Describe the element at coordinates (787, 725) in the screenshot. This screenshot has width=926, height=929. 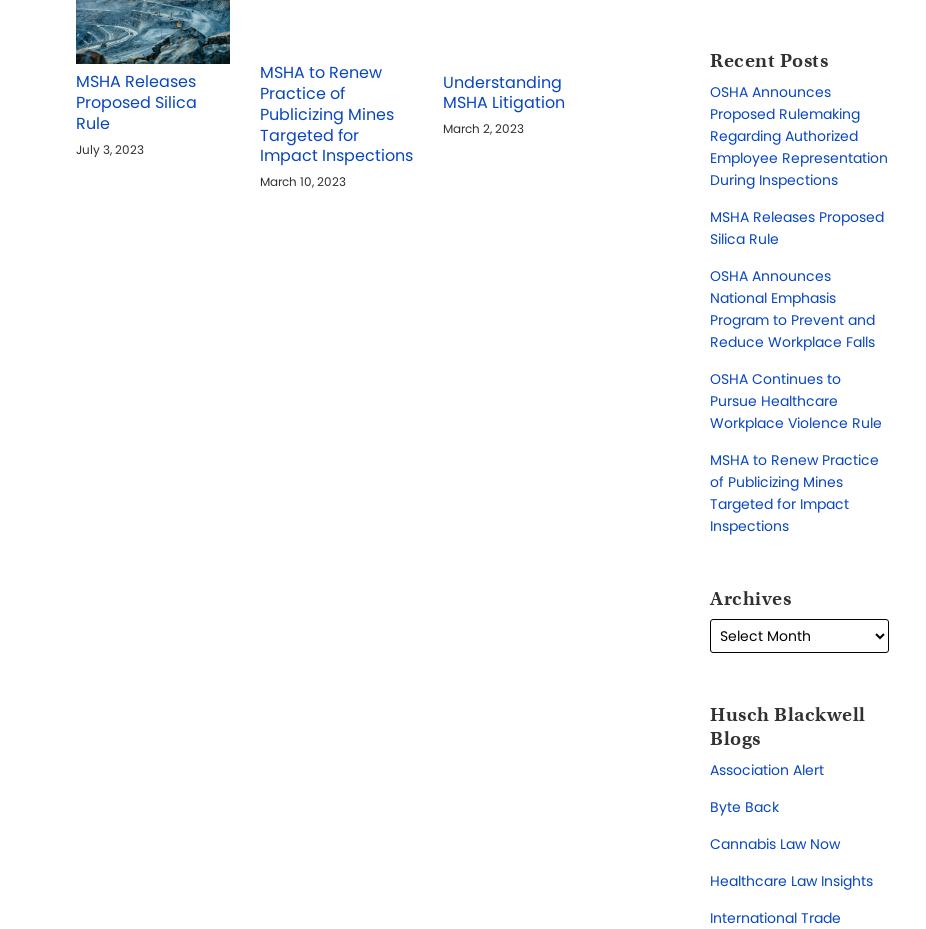
I see `'Husch Blackwell Blogs'` at that location.